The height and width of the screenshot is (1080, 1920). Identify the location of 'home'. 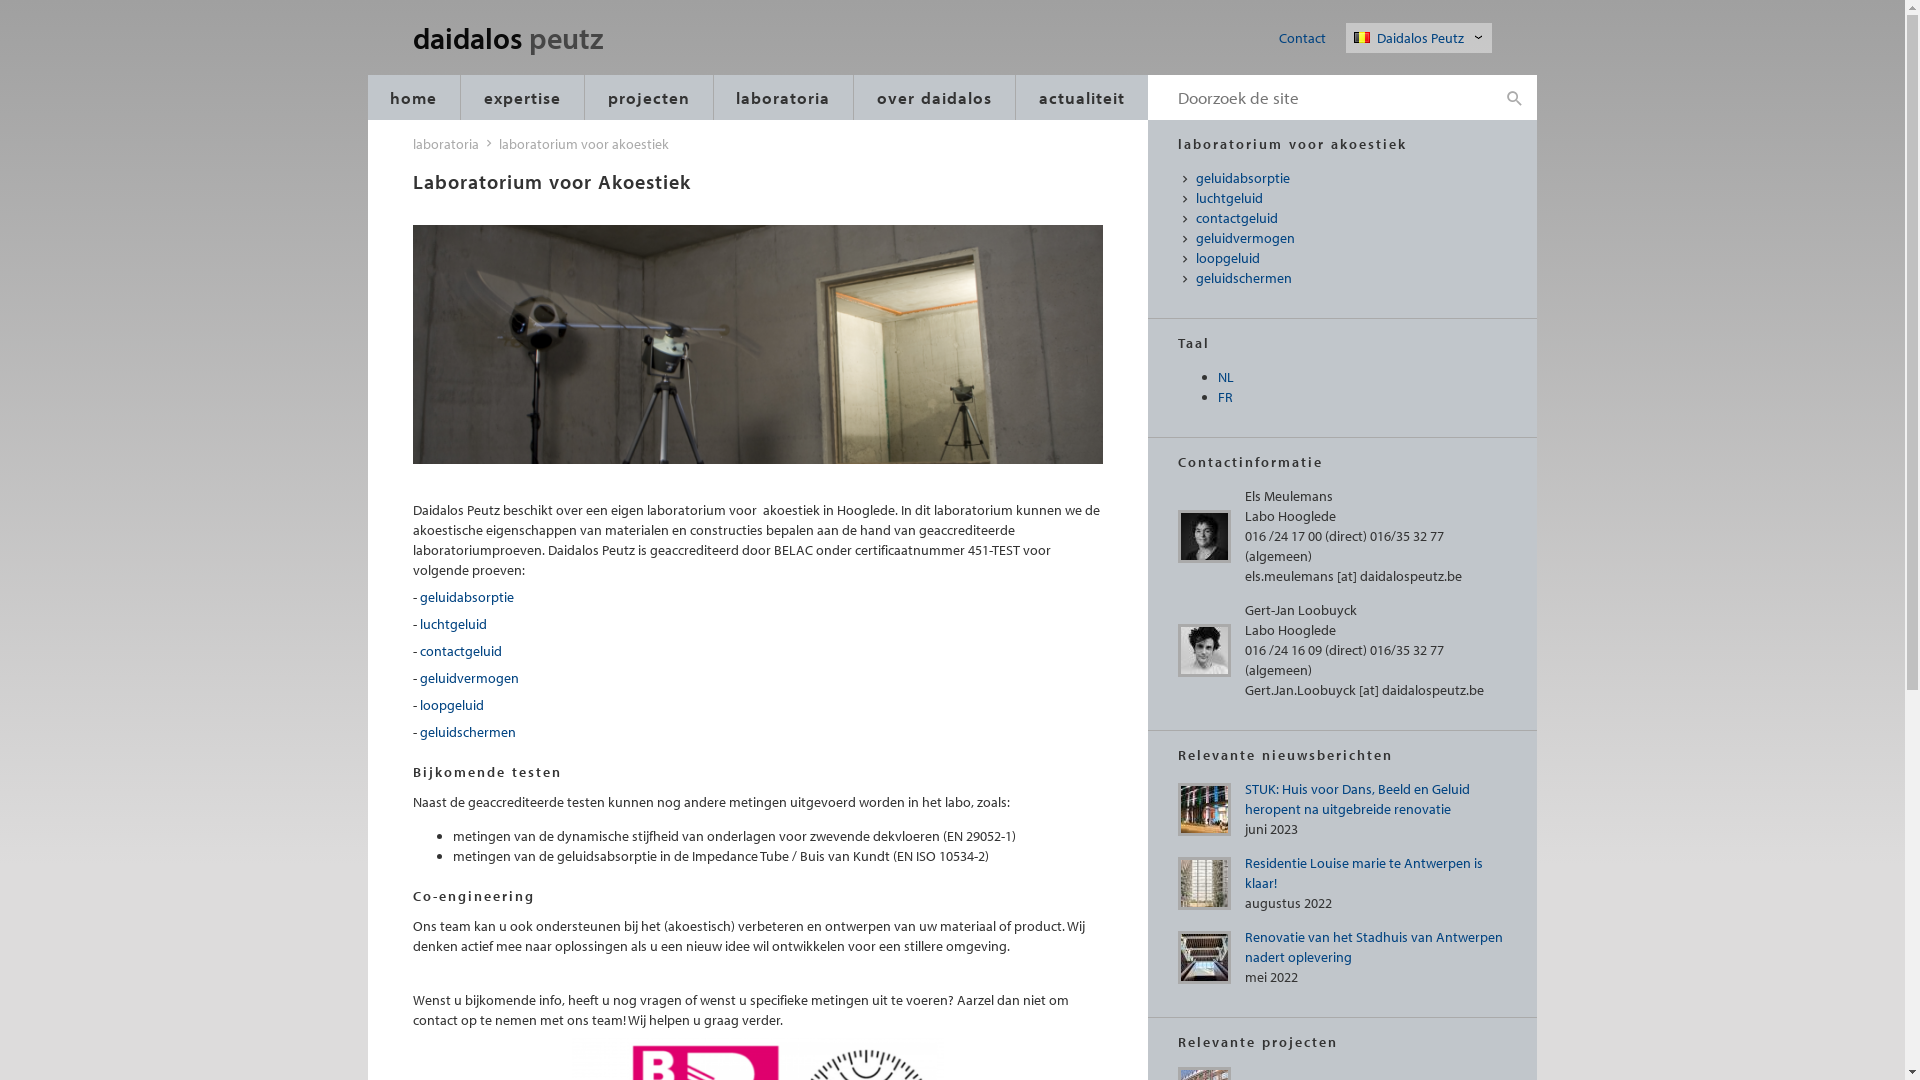
(413, 97).